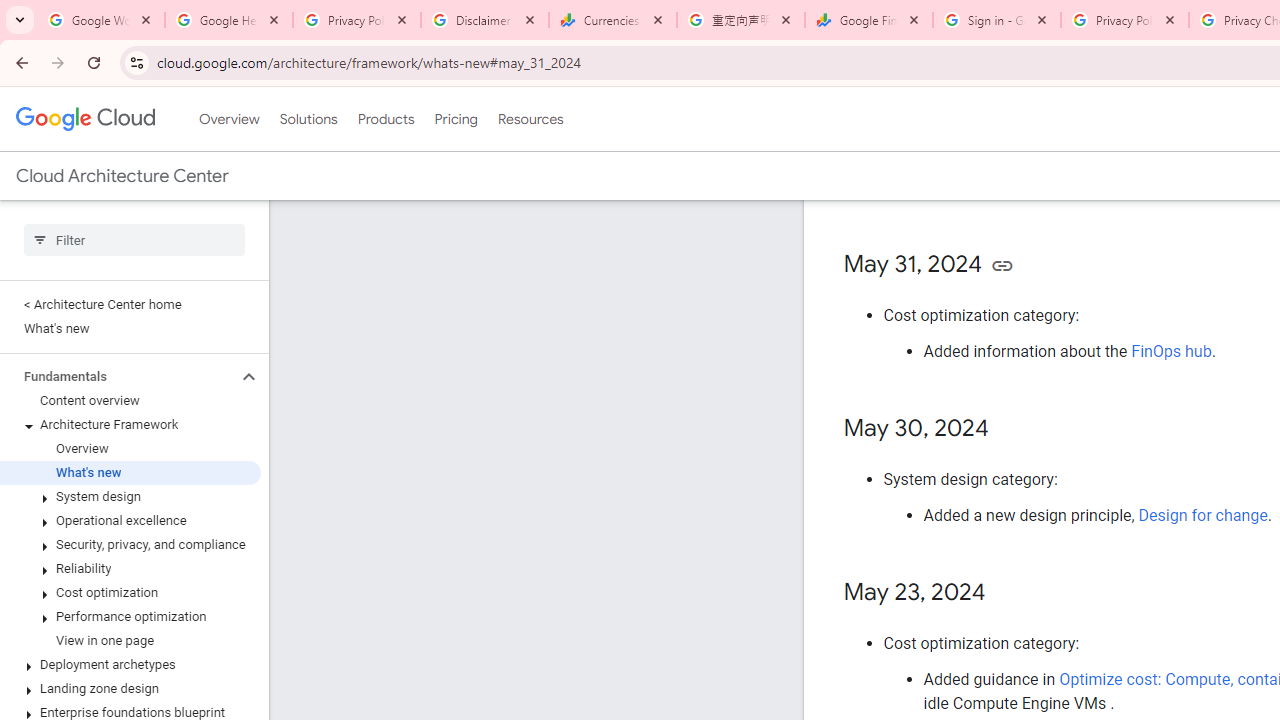  What do you see at coordinates (121, 175) in the screenshot?
I see `'Cloud Architecture Center'` at bounding box center [121, 175].